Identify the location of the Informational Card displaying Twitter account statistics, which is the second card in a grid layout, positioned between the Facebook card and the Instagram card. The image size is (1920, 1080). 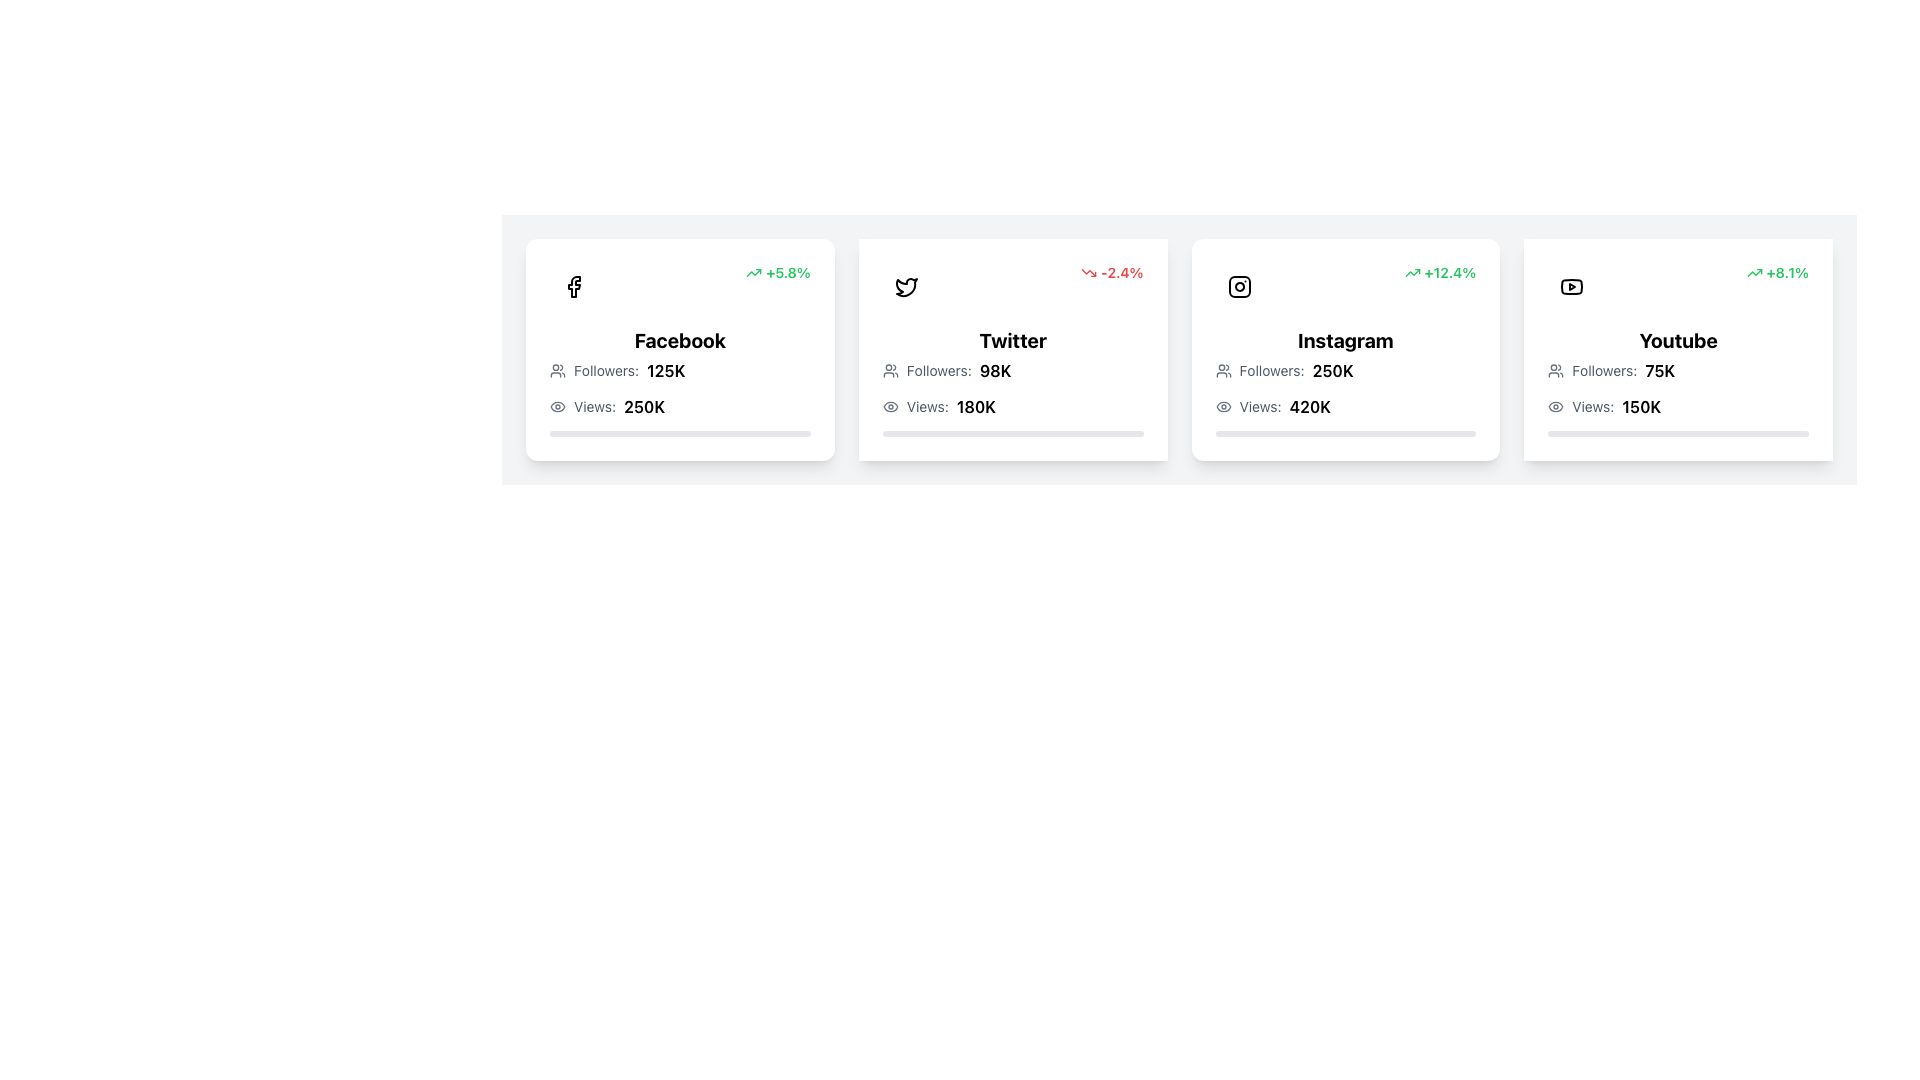
(1013, 349).